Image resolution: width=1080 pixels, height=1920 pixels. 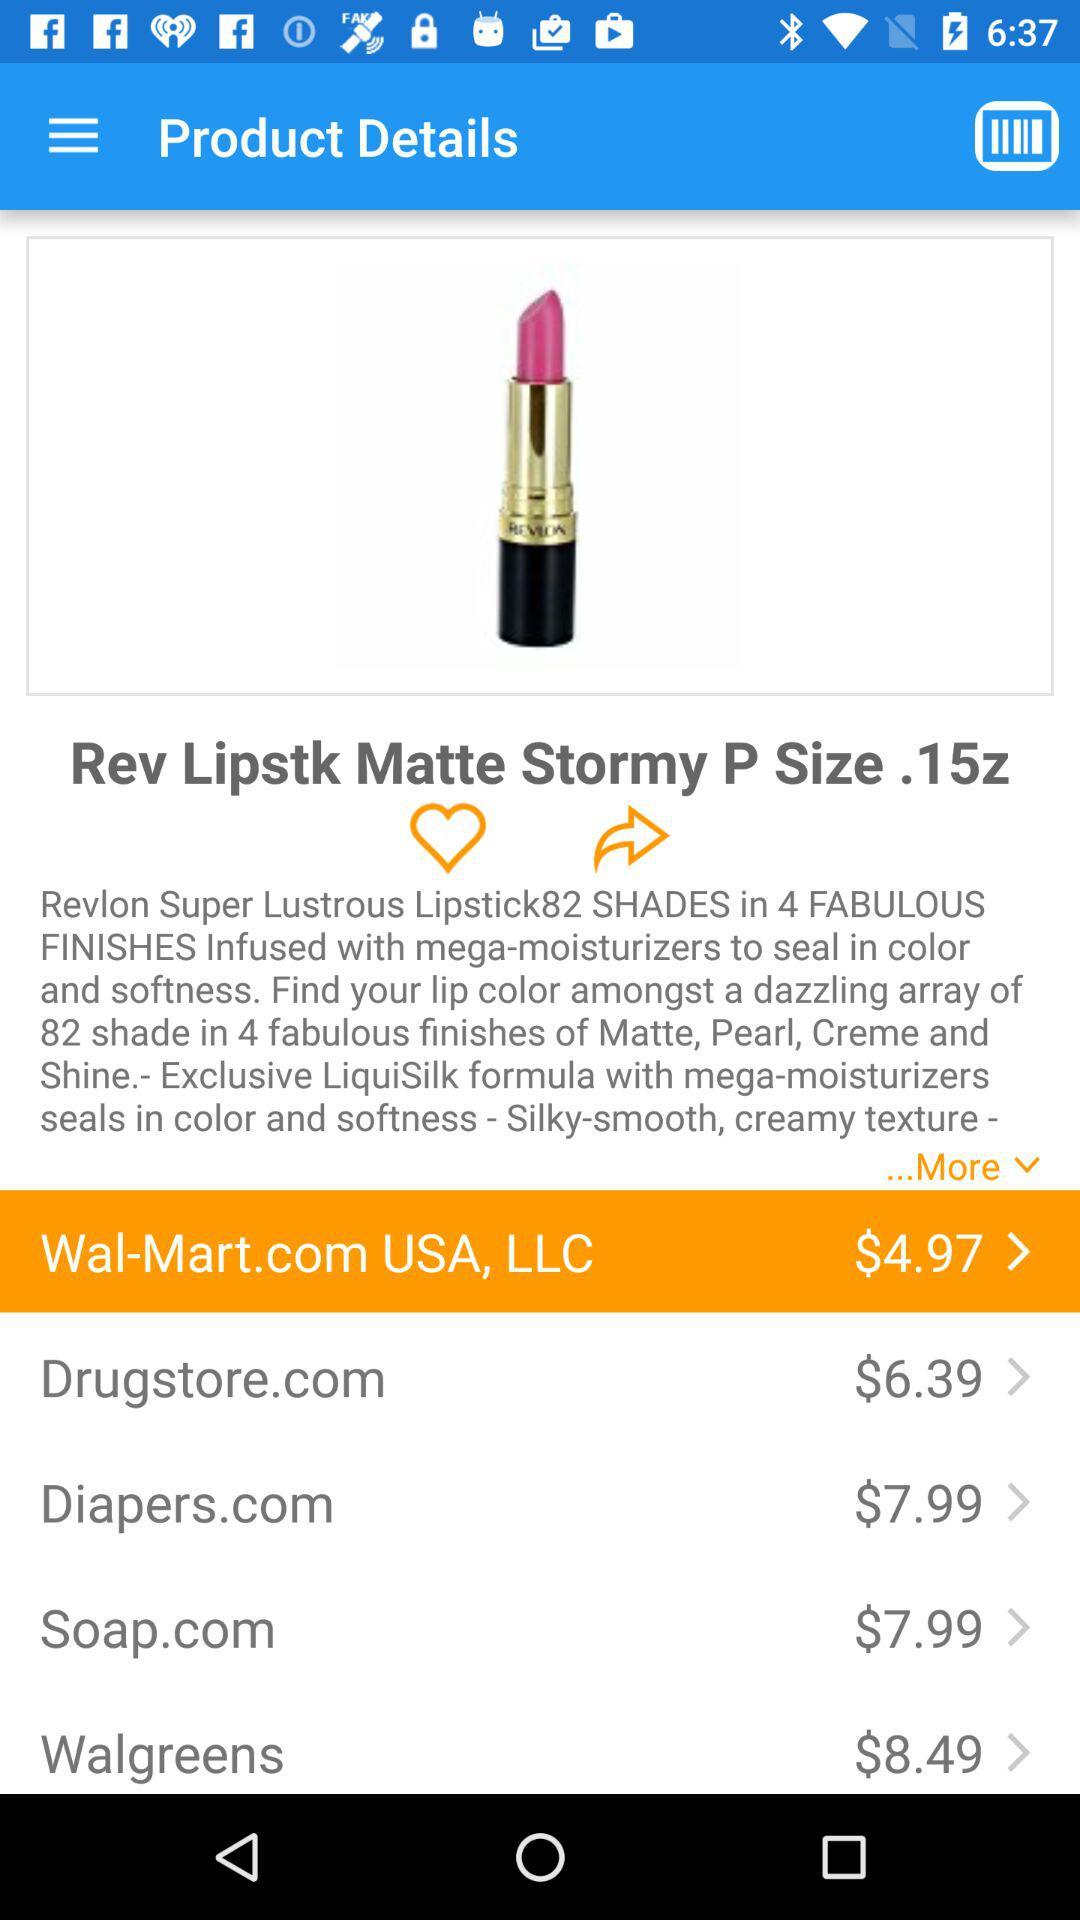 I want to click on the icon below the wal mart com item, so click(x=925, y=1375).